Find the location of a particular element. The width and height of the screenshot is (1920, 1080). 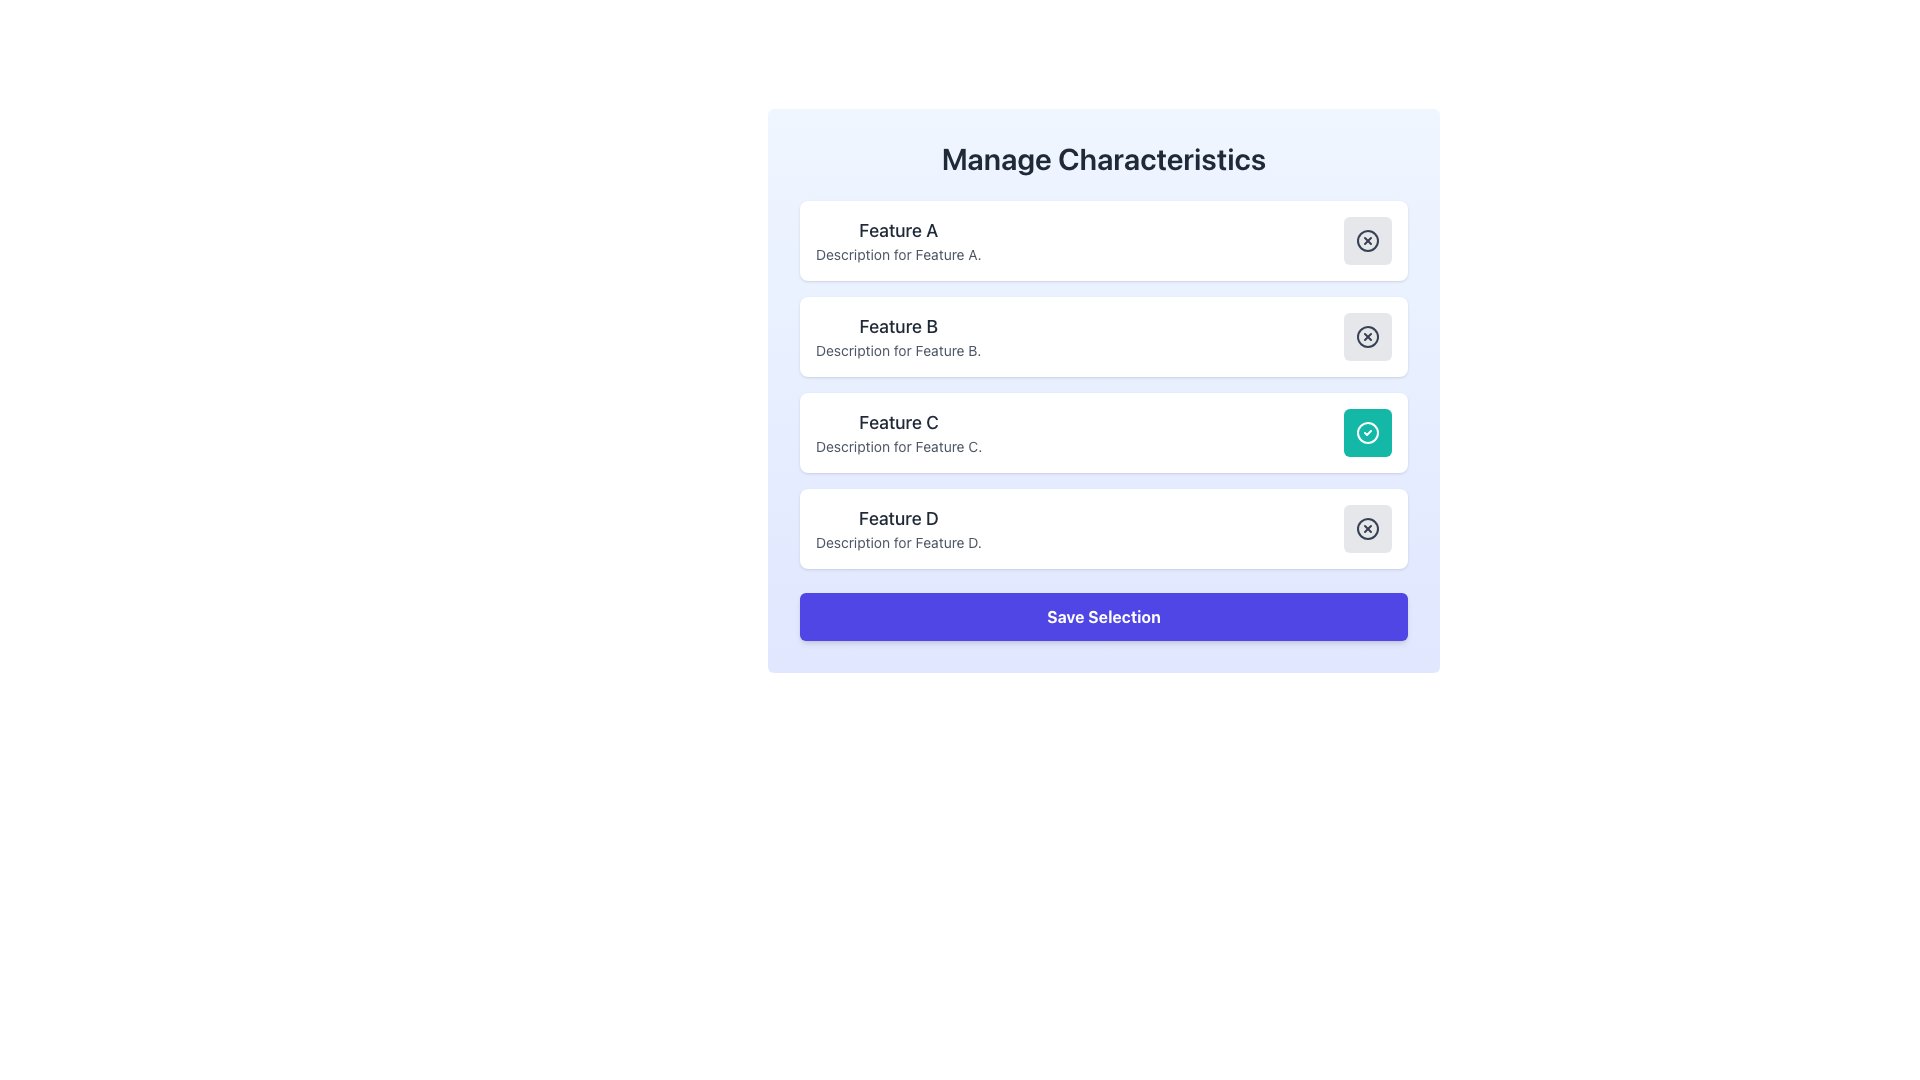

descriptive text located below the title 'Feature B' in the second section of the vertical list of features, which is aligned centrally within the interface below the heading 'Manage Characteristics' is located at coordinates (897, 350).